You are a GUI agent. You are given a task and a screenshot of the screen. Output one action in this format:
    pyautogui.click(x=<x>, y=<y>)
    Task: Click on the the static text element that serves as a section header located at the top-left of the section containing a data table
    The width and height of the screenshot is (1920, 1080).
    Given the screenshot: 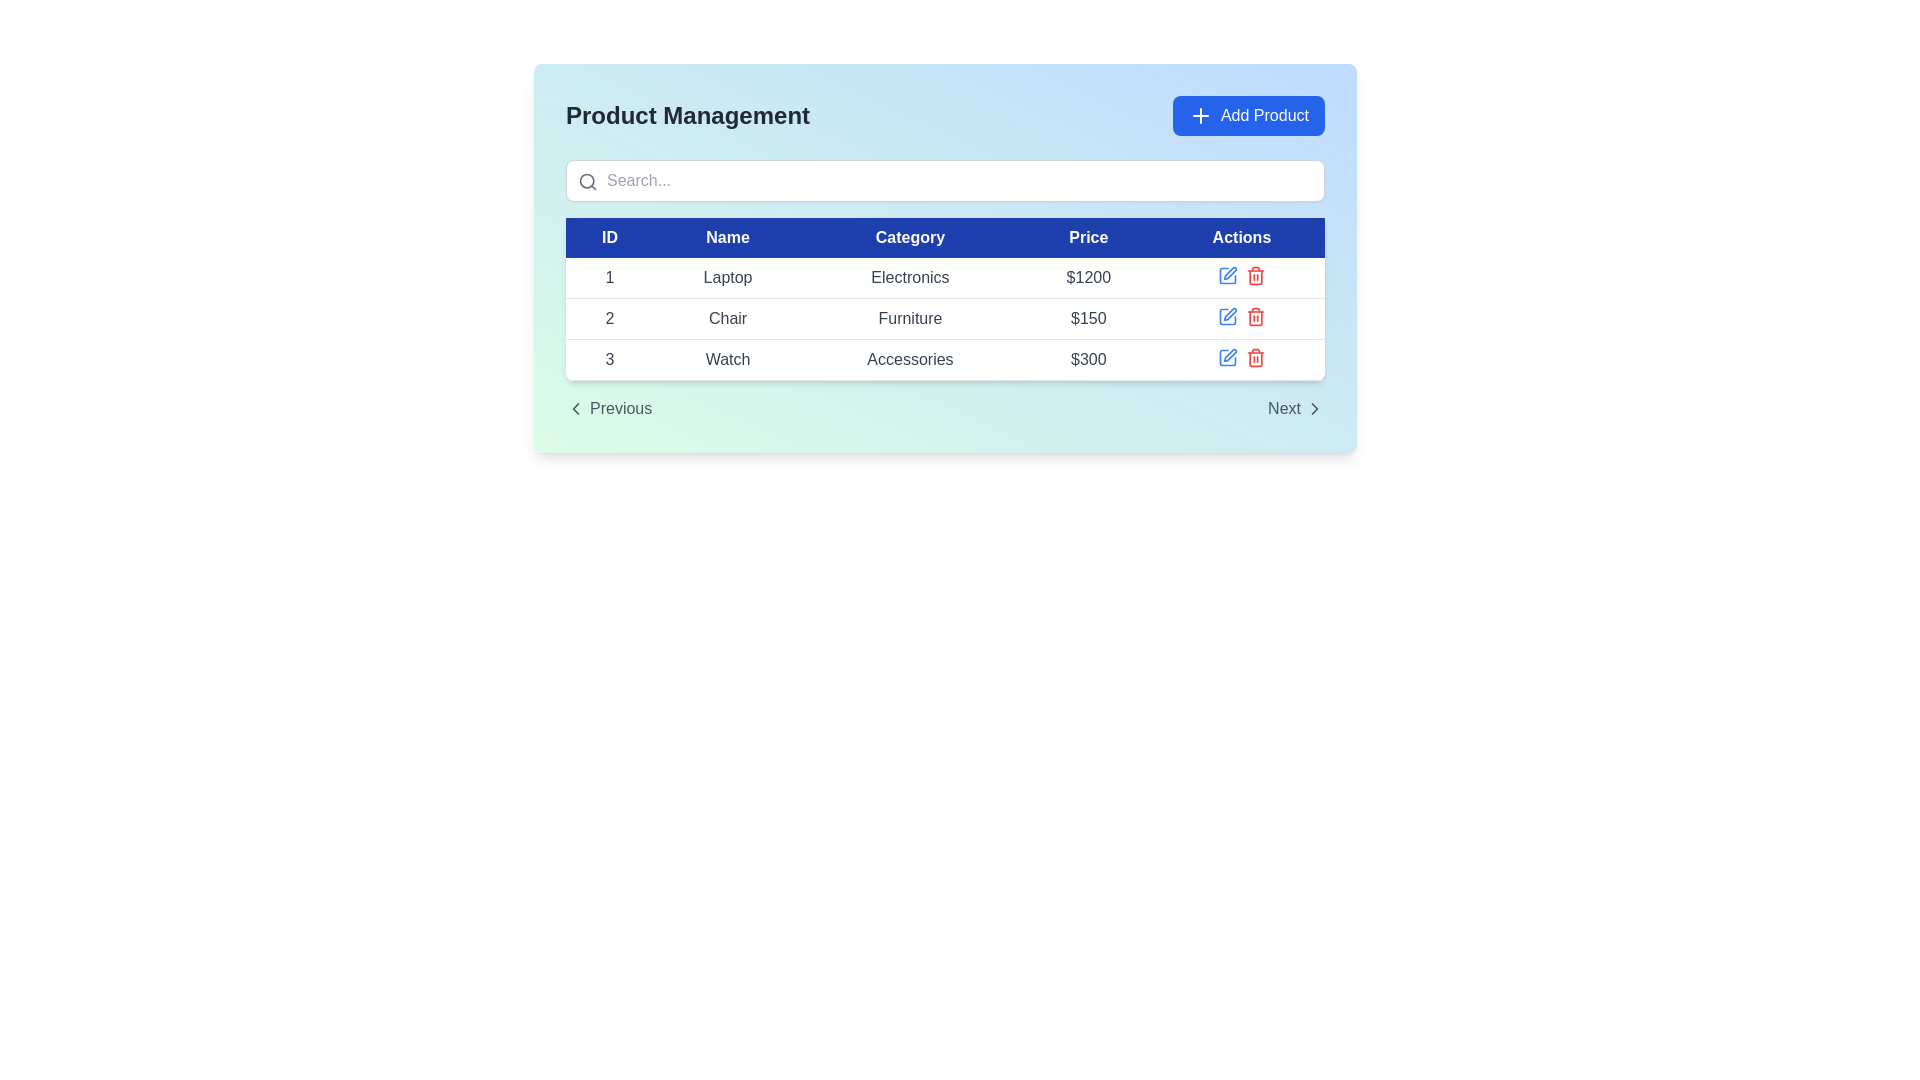 What is the action you would take?
    pyautogui.click(x=687, y=115)
    